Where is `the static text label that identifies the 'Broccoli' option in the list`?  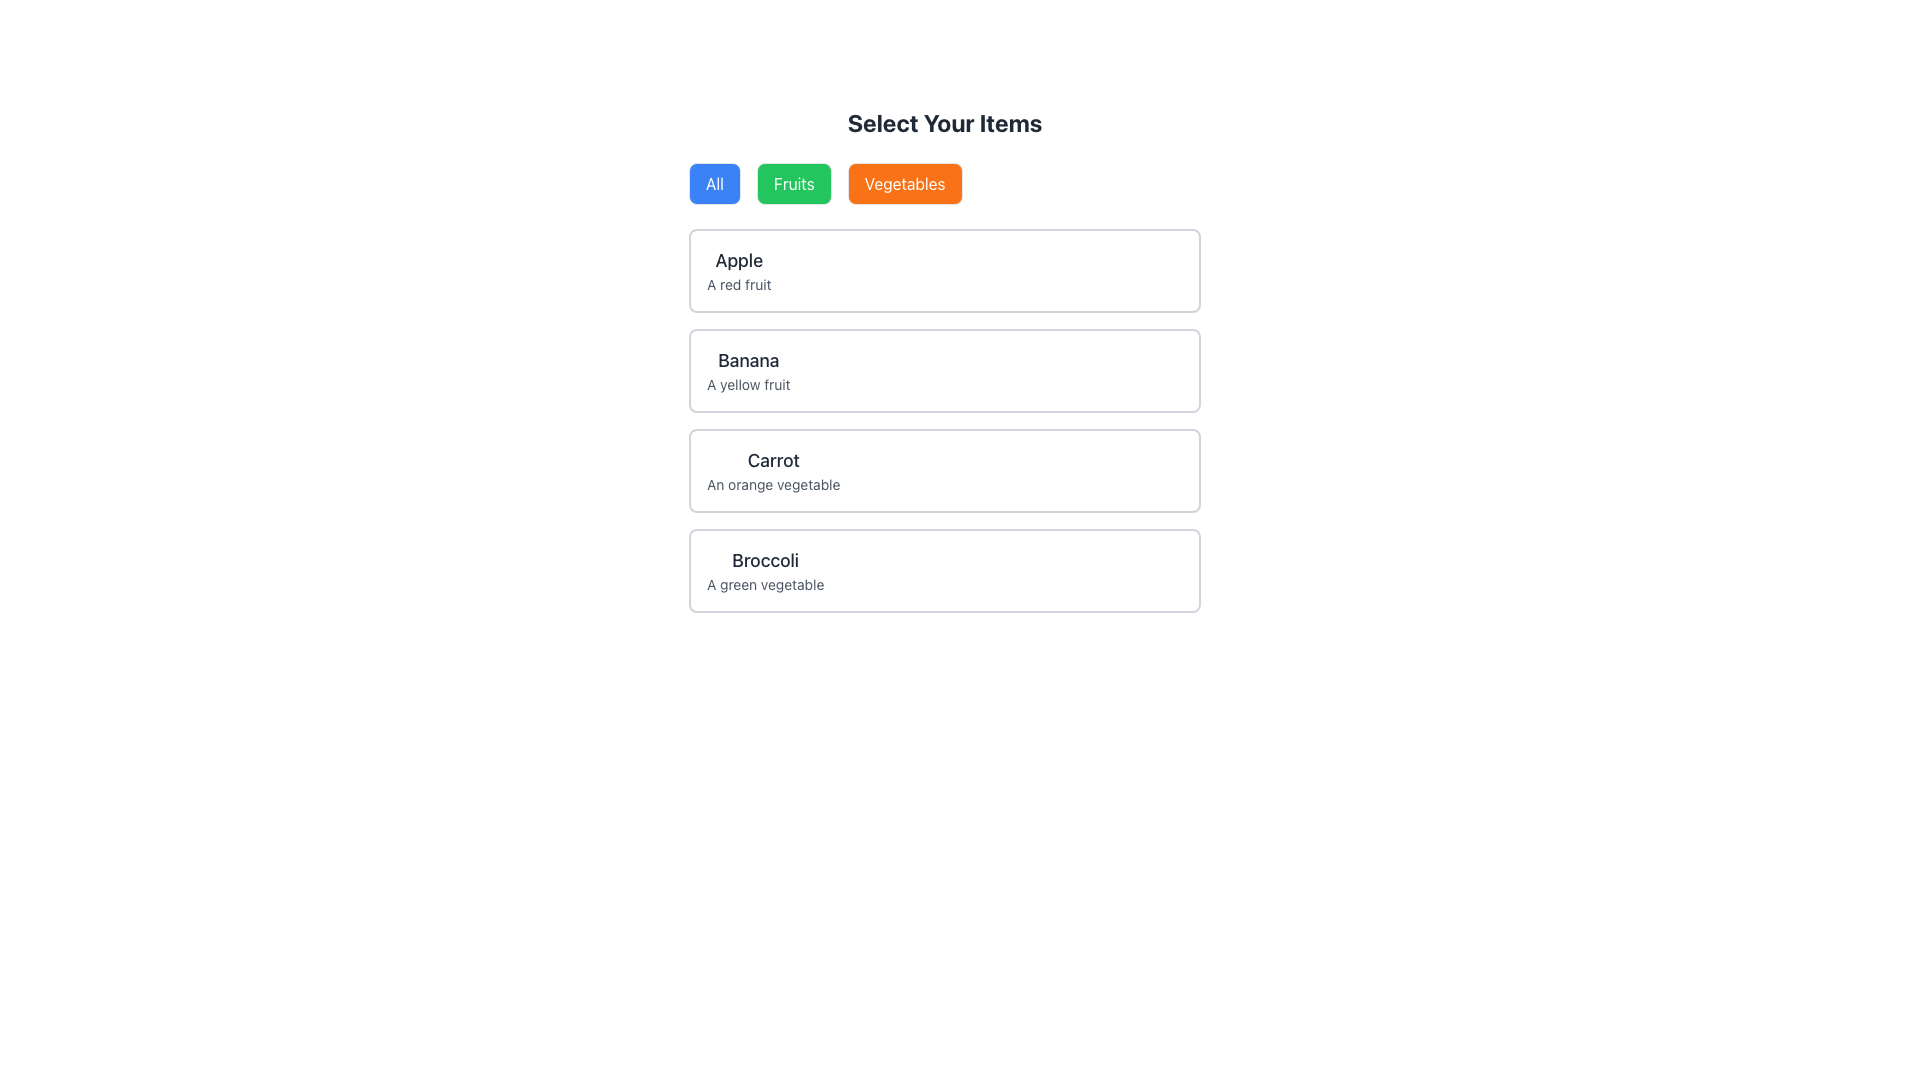
the static text label that identifies the 'Broccoli' option in the list is located at coordinates (764, 560).